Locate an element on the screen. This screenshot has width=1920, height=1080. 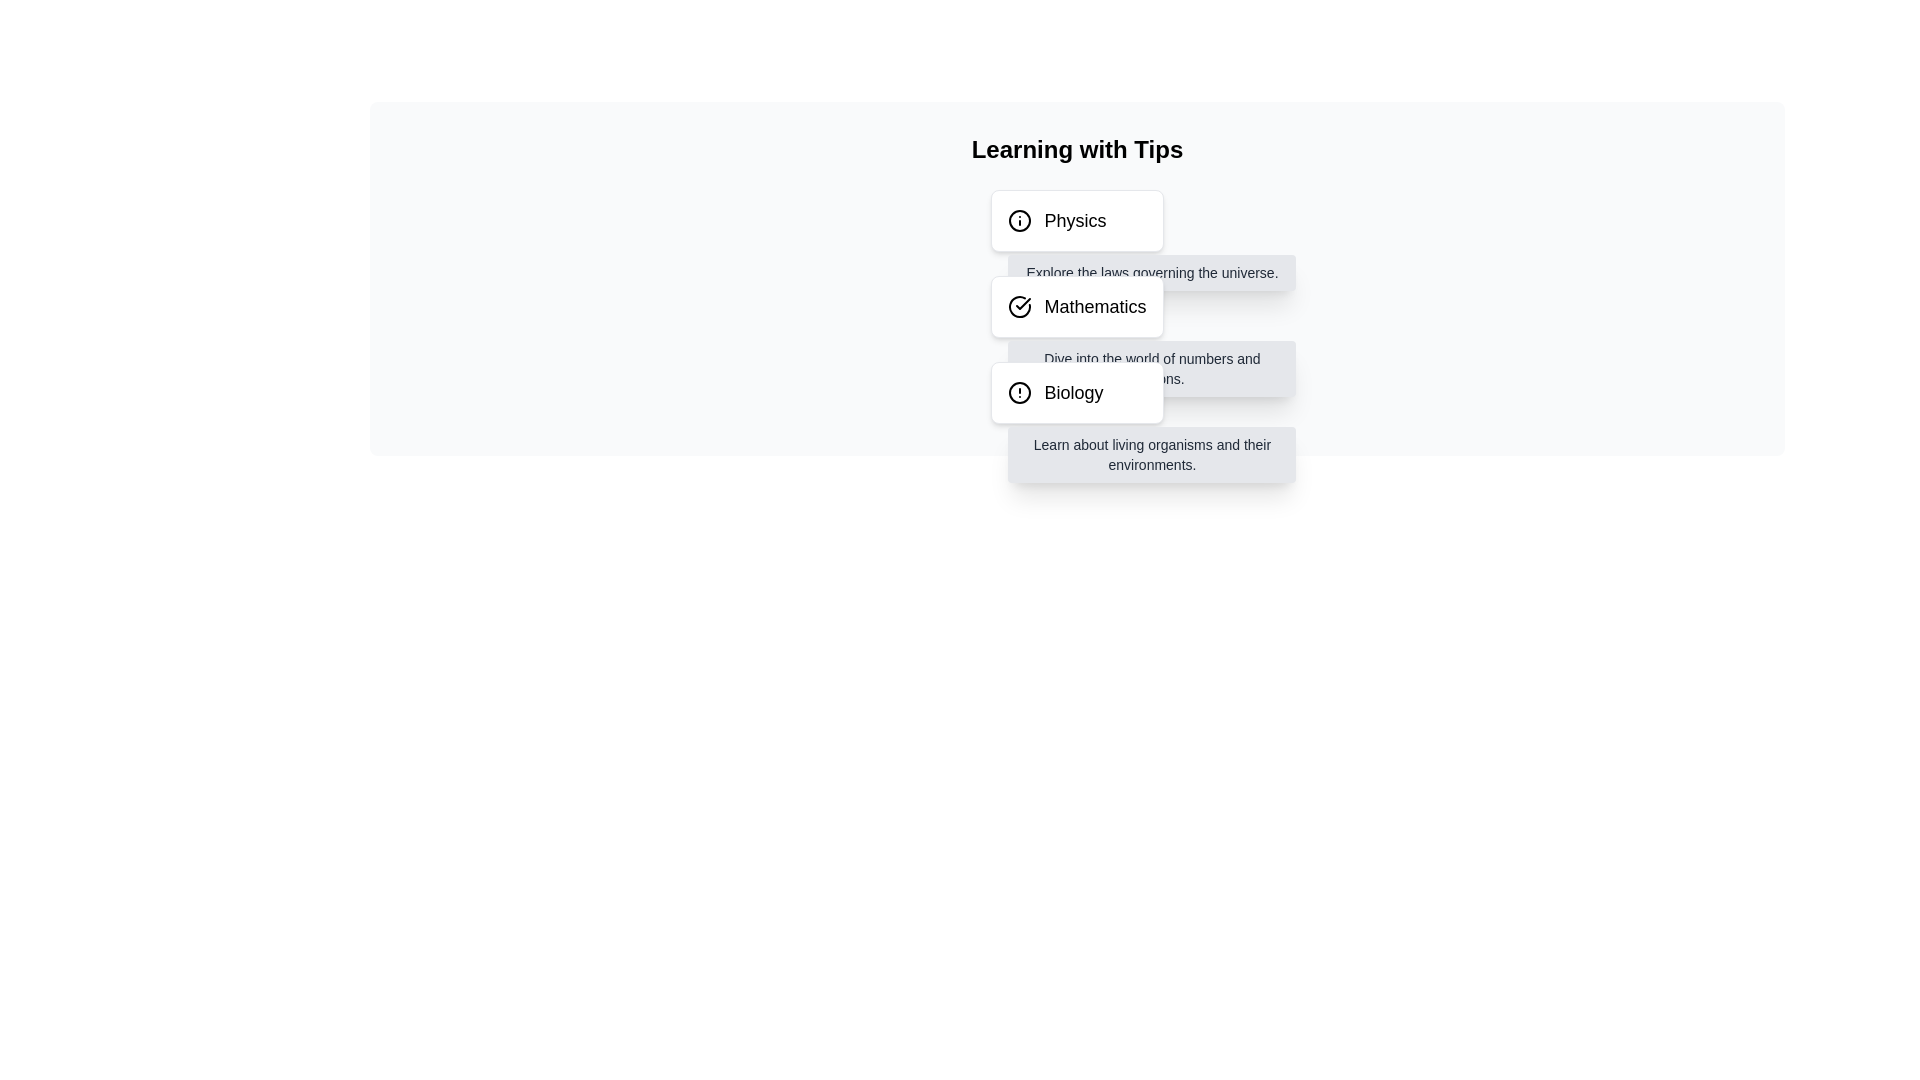
the static text element labeled 'Biology' located in the third grouping under the header 'Learning with Tips', which is accompanied by a circular icon with an exclamation mark to the left is located at coordinates (1073, 393).